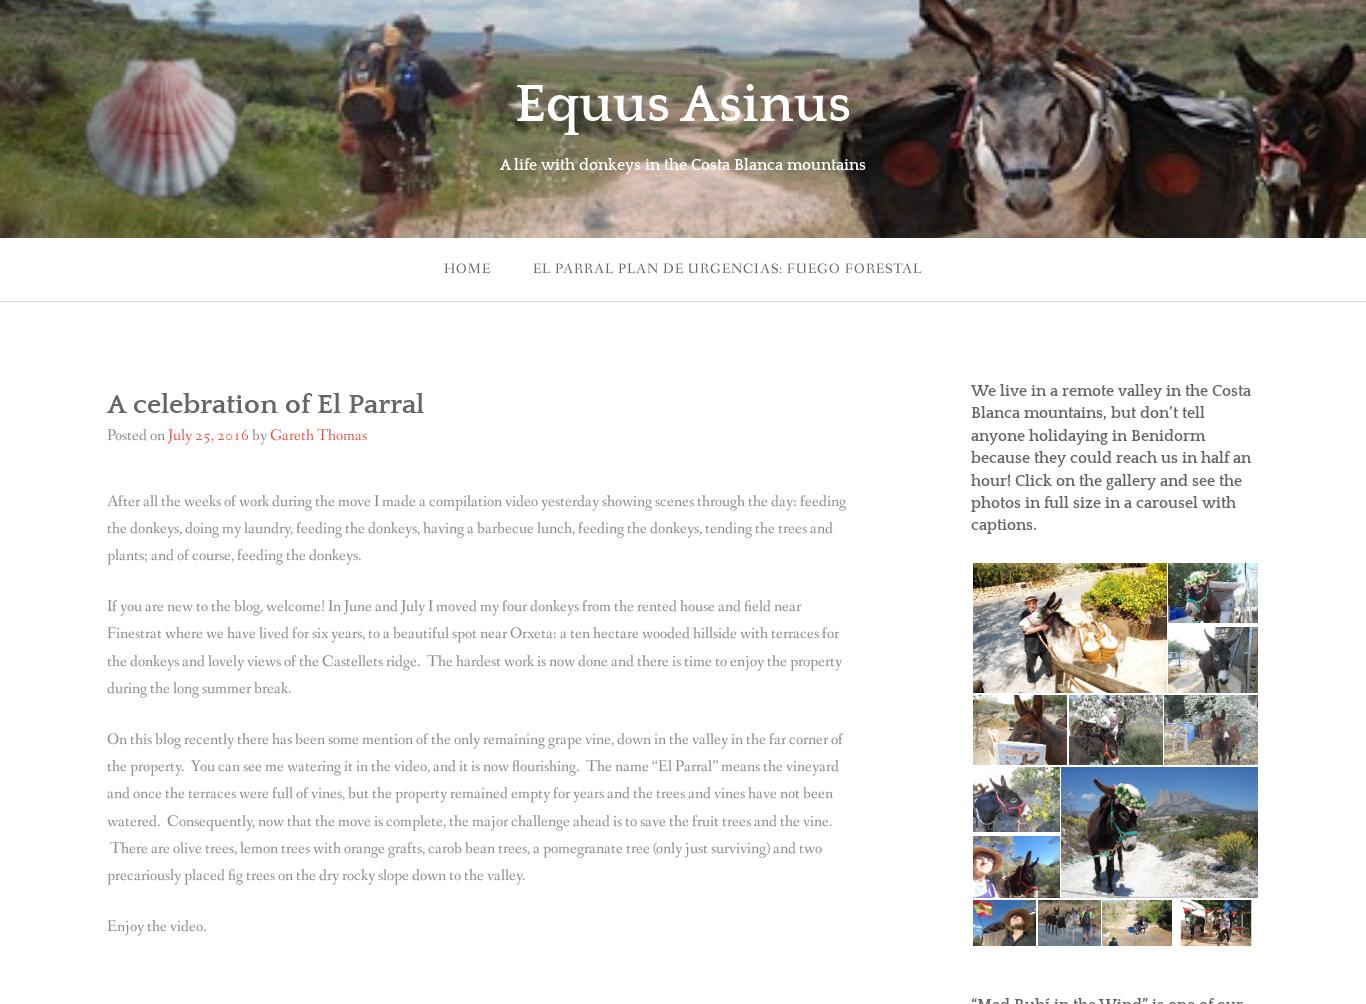 Image resolution: width=1366 pixels, height=1004 pixels. Describe the element at coordinates (474, 807) in the screenshot. I see `'On this blog recently there has been some mention of the only remaining grape vine, down in the valley in the far corner of the property.  You can see me watering it in the video, and it is now flourishing.  The name “El Parral” means the vineyard and once the terraces were full of vines, but the property remained empty for years and the trees and vines have not been watered.  Consequently, now that the move is complete, the major challenge ahead is to save the fruit trees and the vine.  There are olive trees, lemon trees with orange grafts, carob bean trees, a pomegranate tree (only just surviving) and two precariously placed fig trees on the dry rocky slope down to the valley.'` at that location.